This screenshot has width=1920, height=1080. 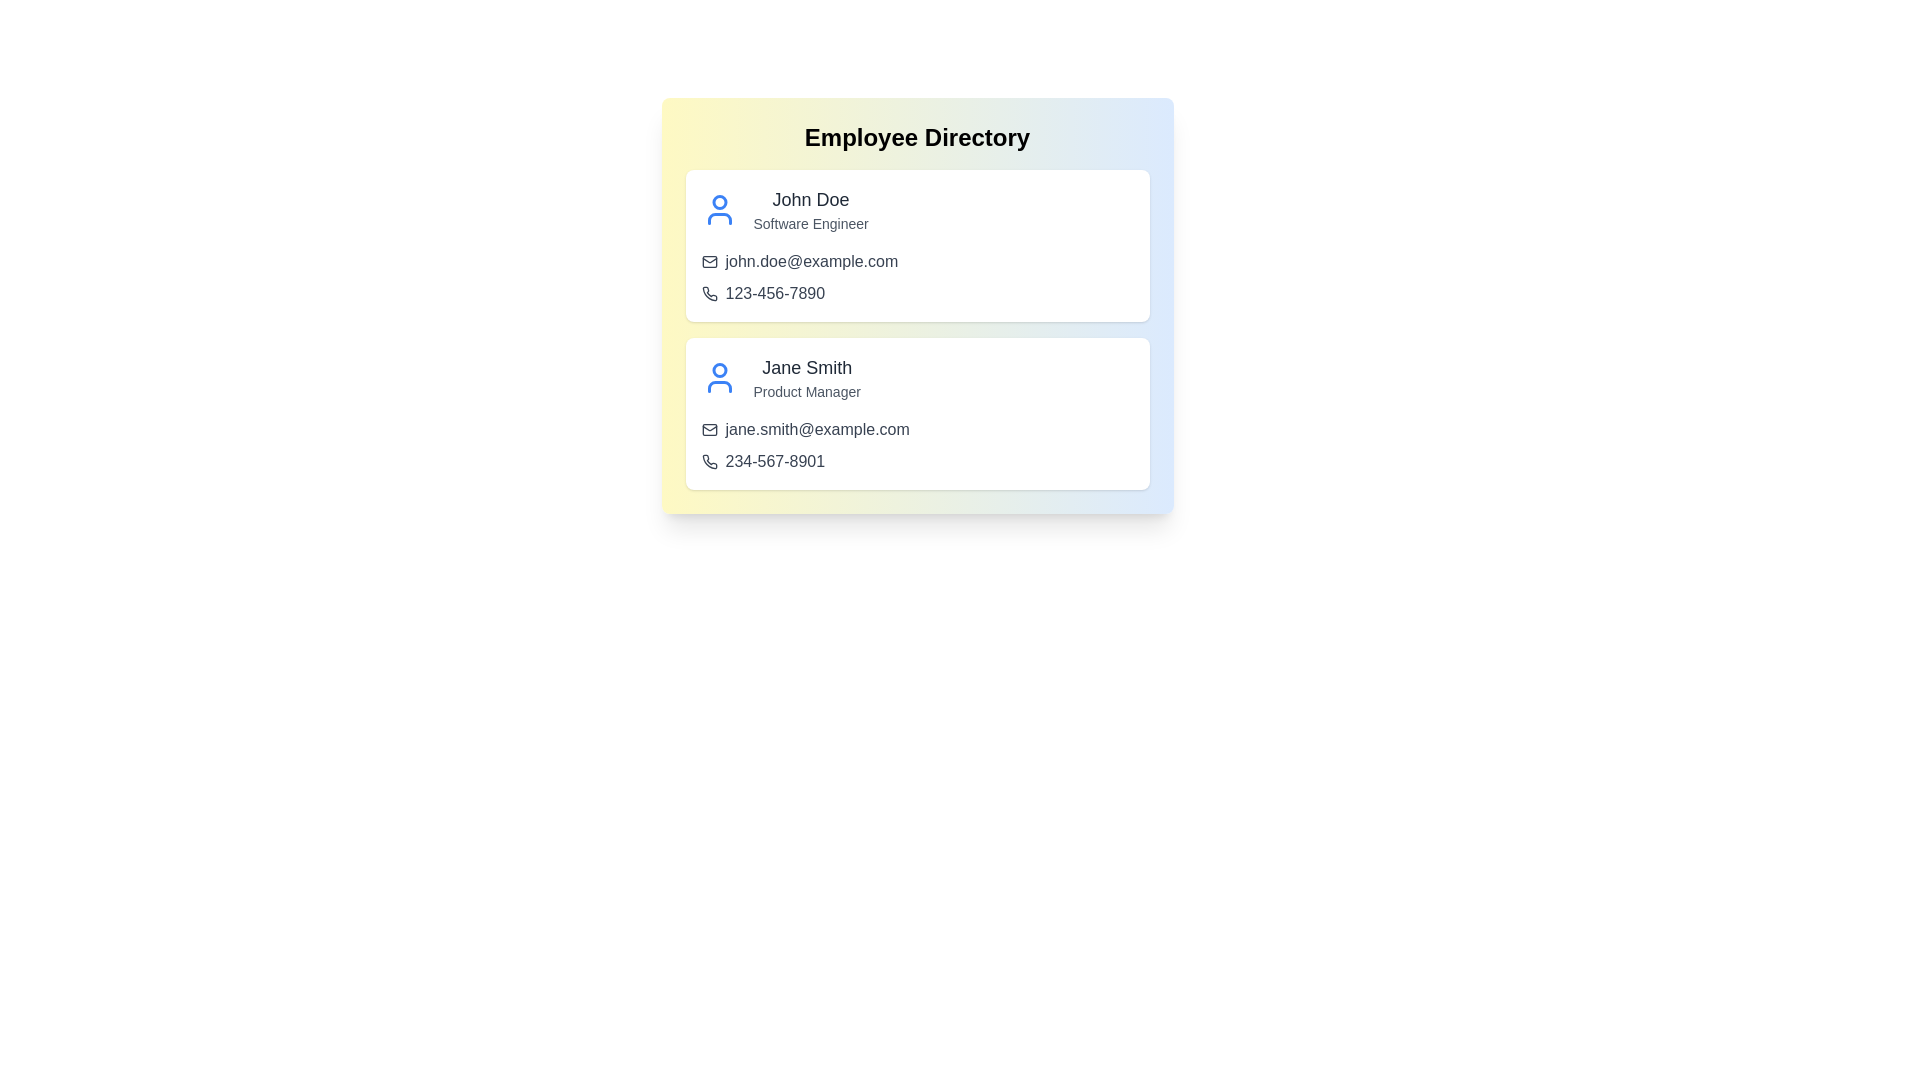 I want to click on the email link of Jane Smith to copy their email address, so click(x=817, y=428).